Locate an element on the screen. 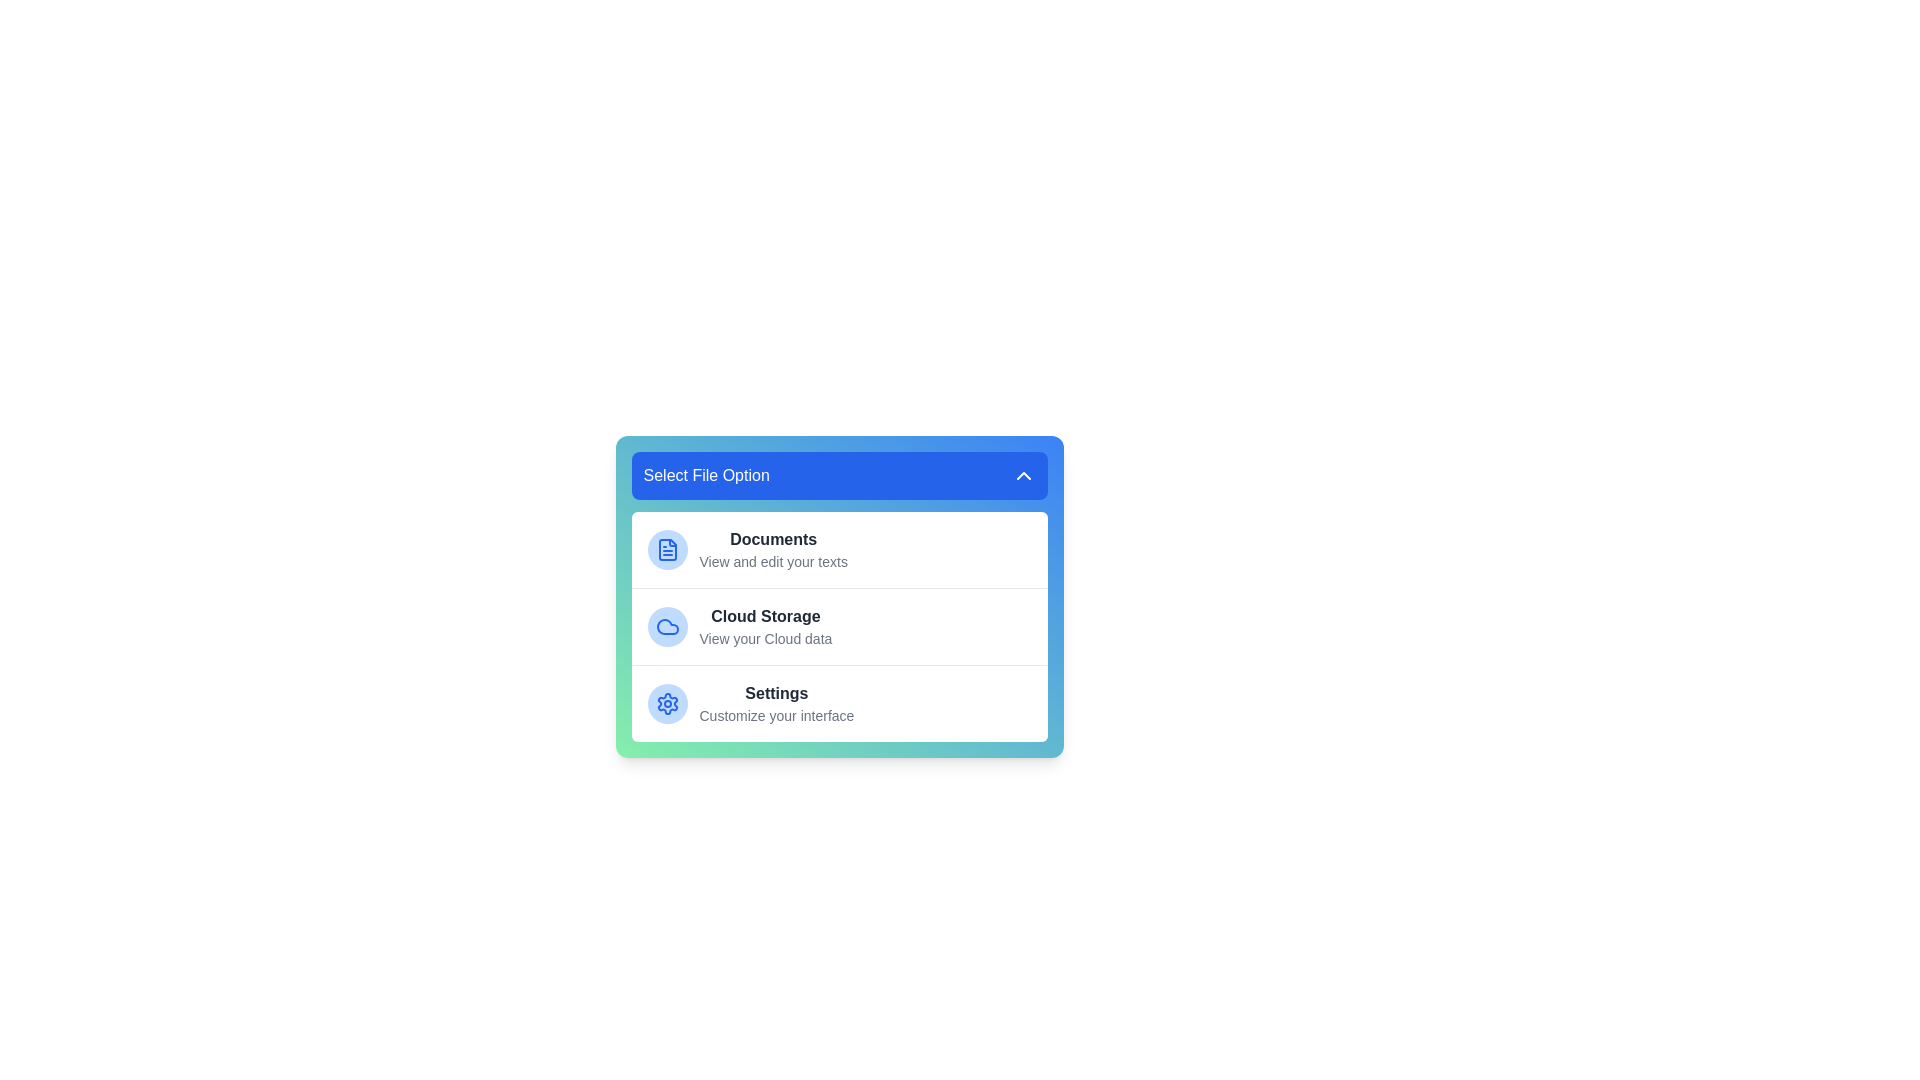 The height and width of the screenshot is (1080, 1920). the 'Documents' label, which is the topmost item in the menu card under 'Select File Option', displayed in bold, dark gray font is located at coordinates (772, 540).